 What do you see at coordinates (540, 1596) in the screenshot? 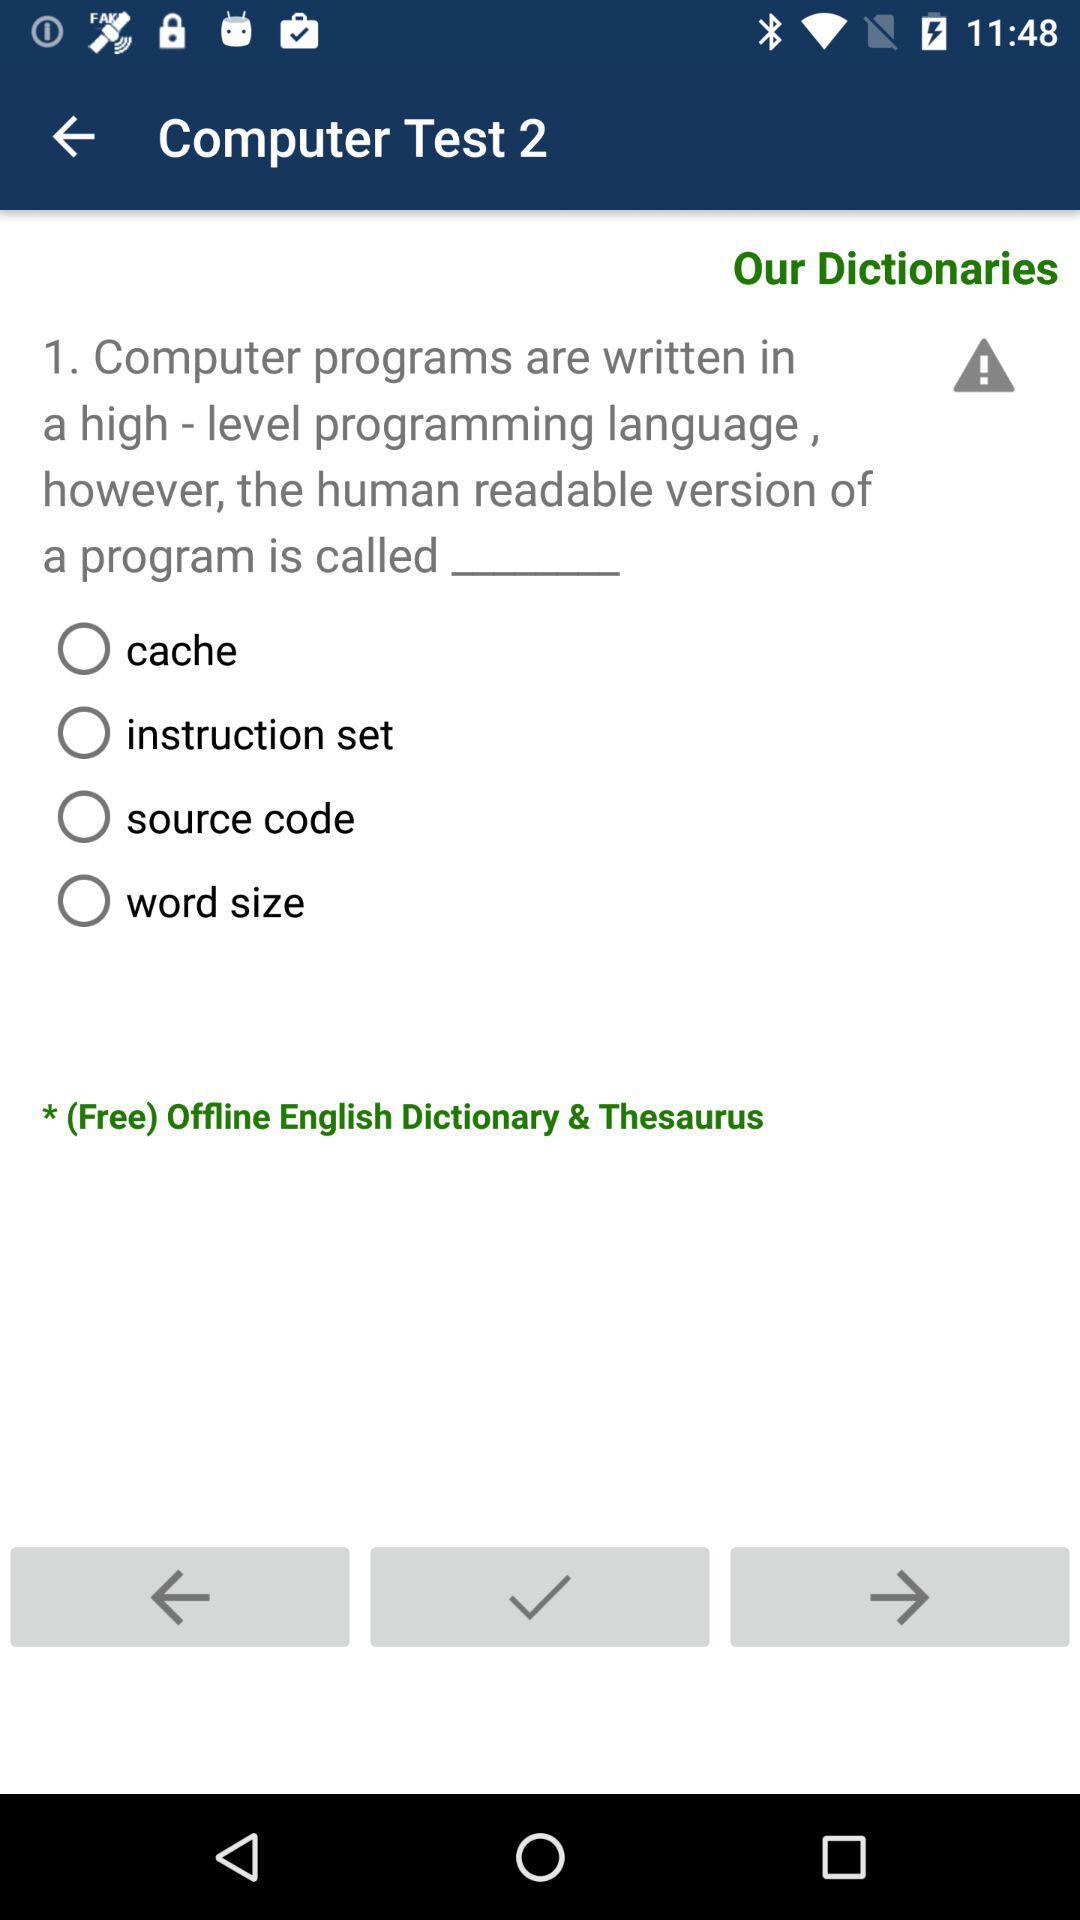
I see `the navigation icon` at bounding box center [540, 1596].